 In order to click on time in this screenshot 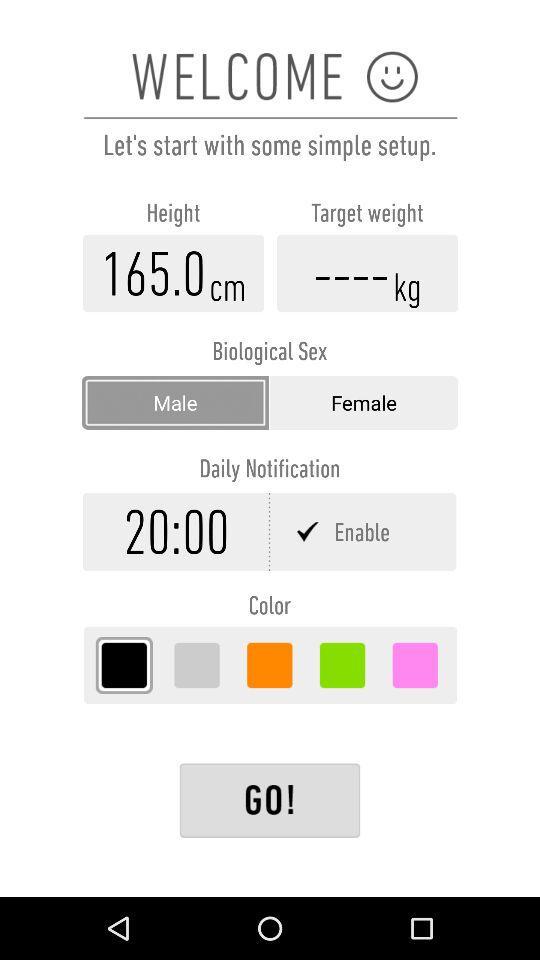, I will do `click(176, 530)`.